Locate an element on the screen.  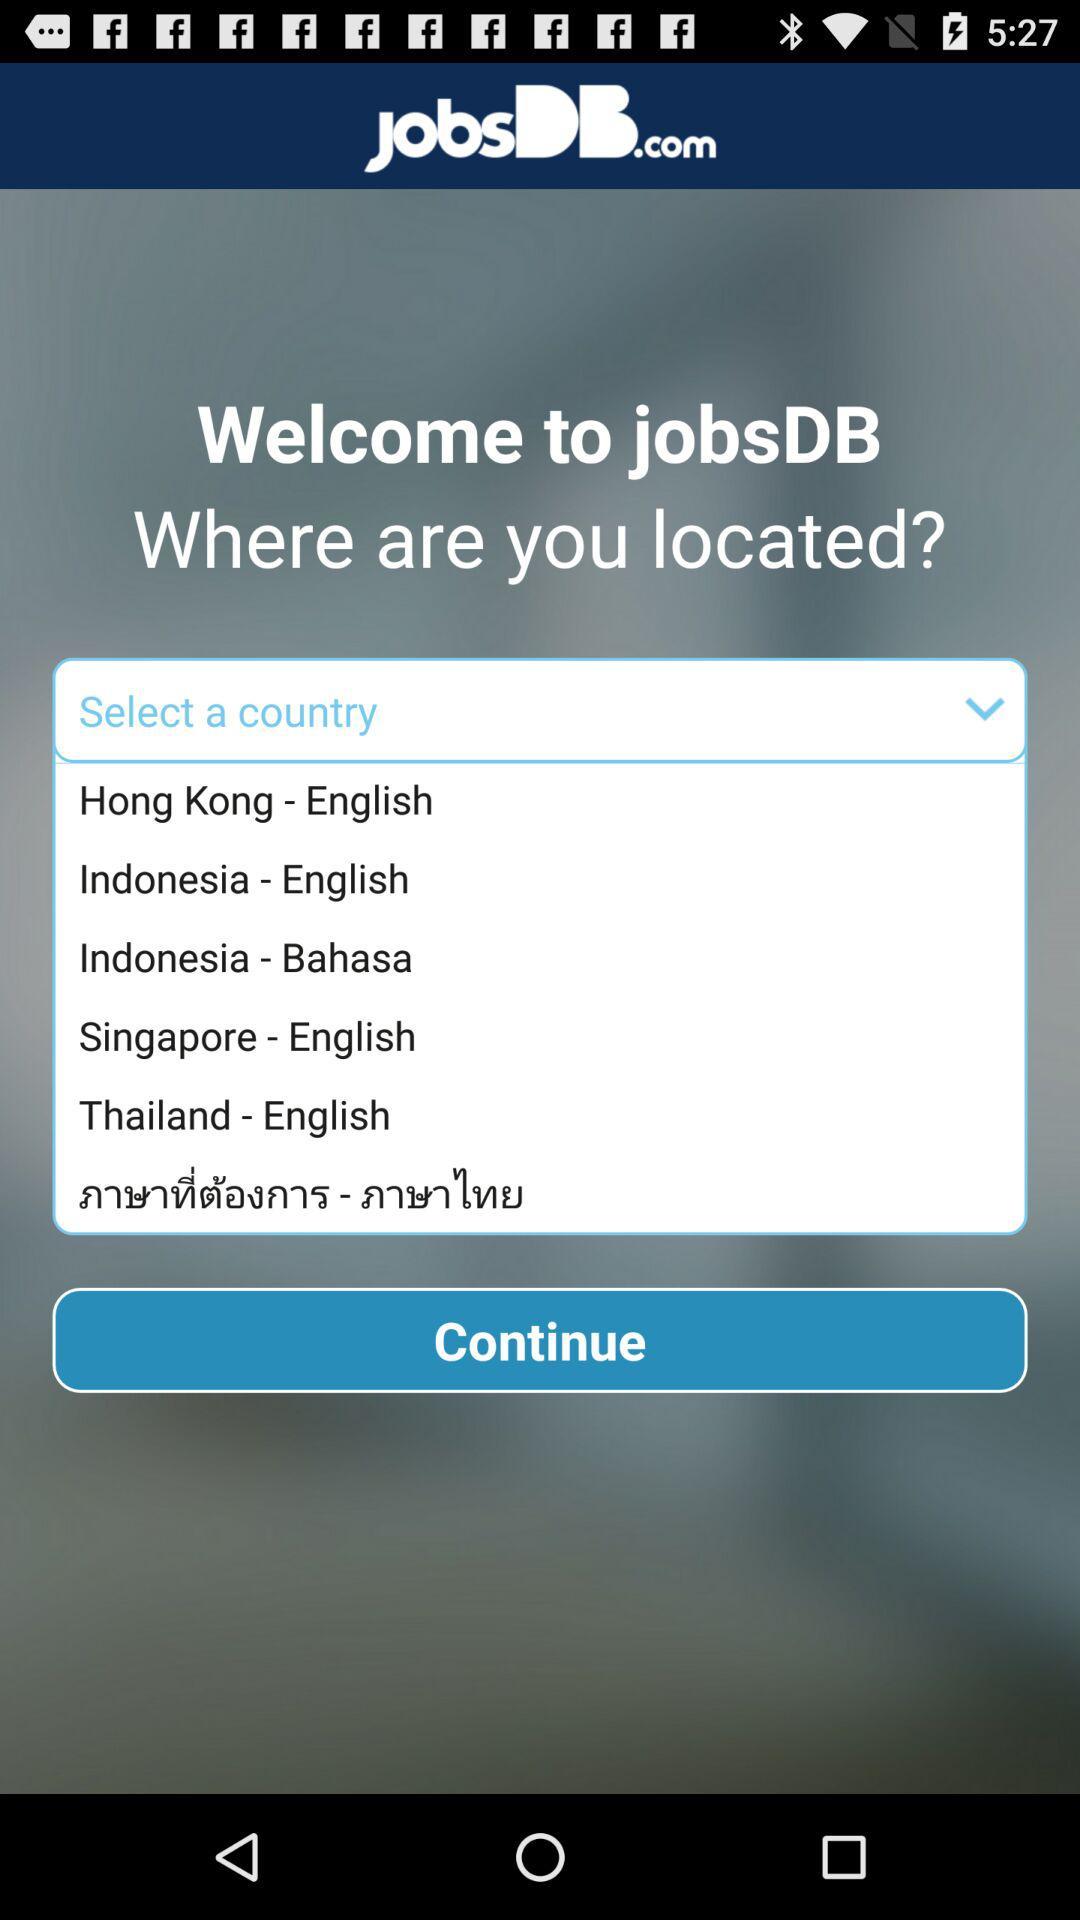
item below hong kong - english item is located at coordinates (545, 877).